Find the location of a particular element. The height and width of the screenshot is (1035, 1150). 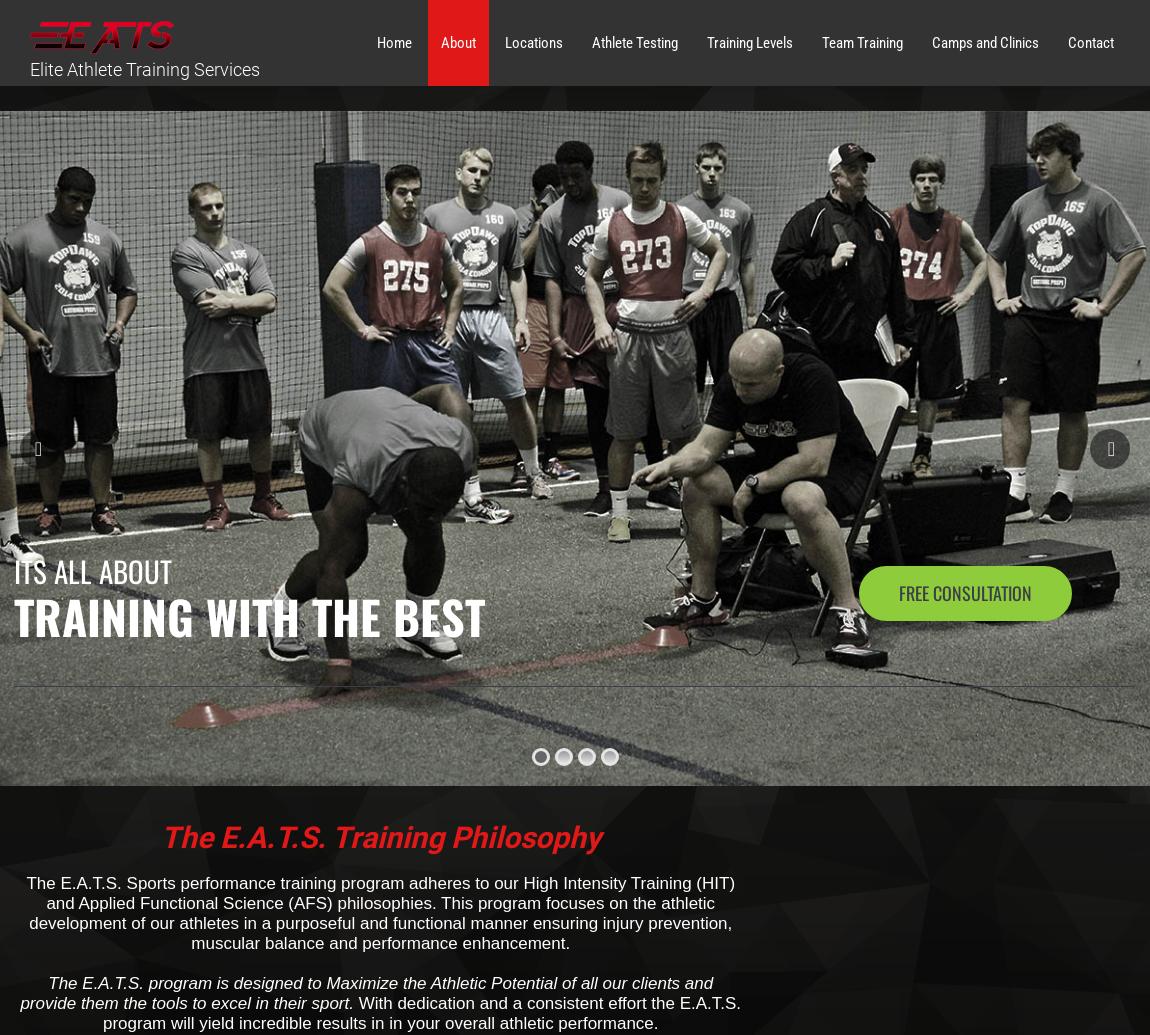

'Archives' is located at coordinates (855, 355).